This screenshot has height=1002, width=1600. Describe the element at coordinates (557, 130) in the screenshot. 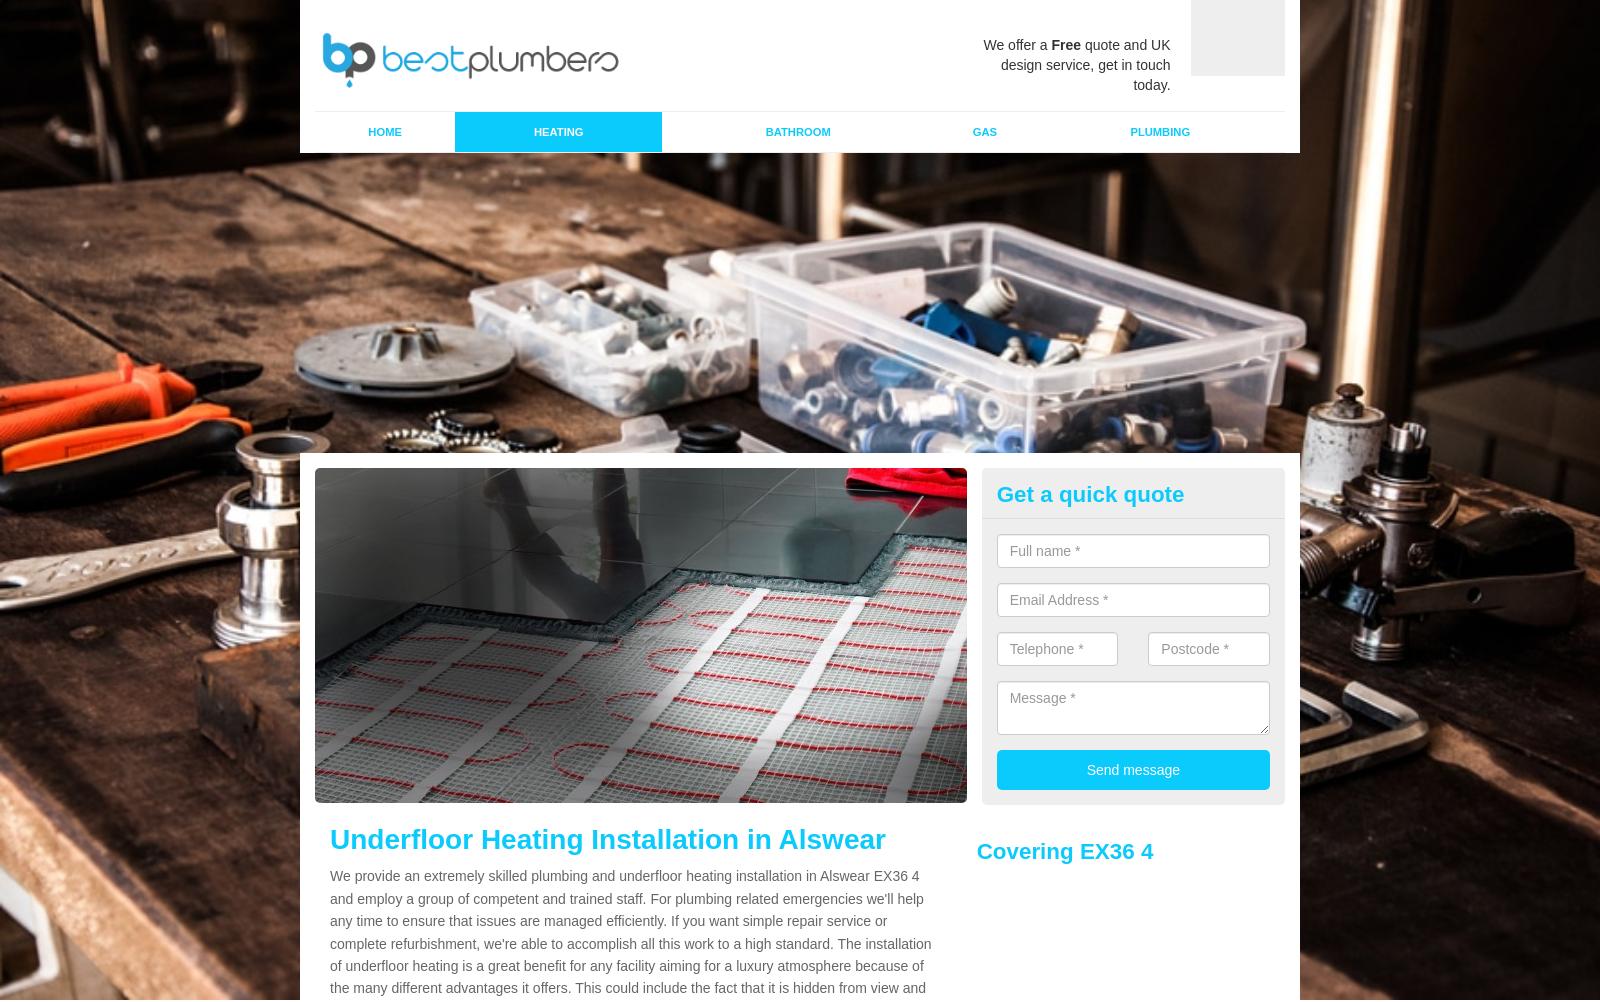

I see `'Heating'` at that location.